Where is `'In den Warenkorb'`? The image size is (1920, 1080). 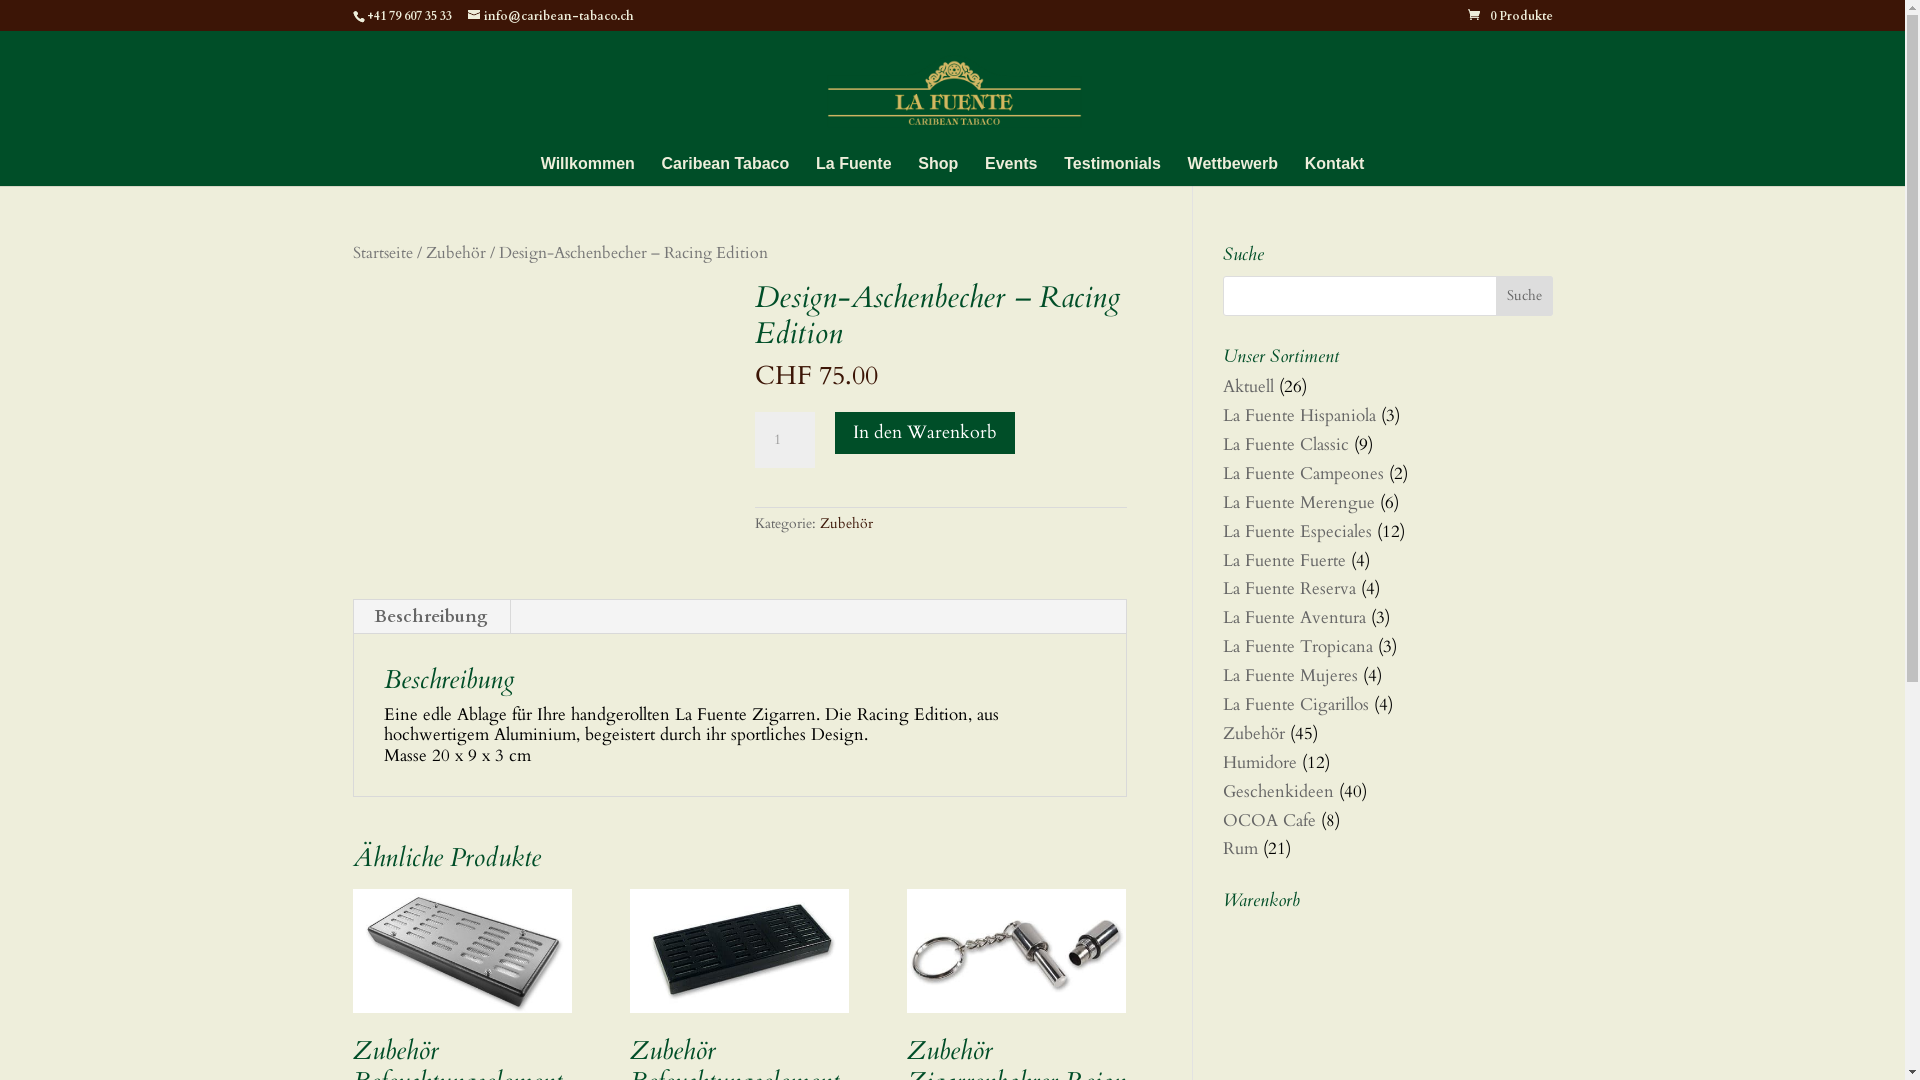
'In den Warenkorb' is located at coordinates (924, 431).